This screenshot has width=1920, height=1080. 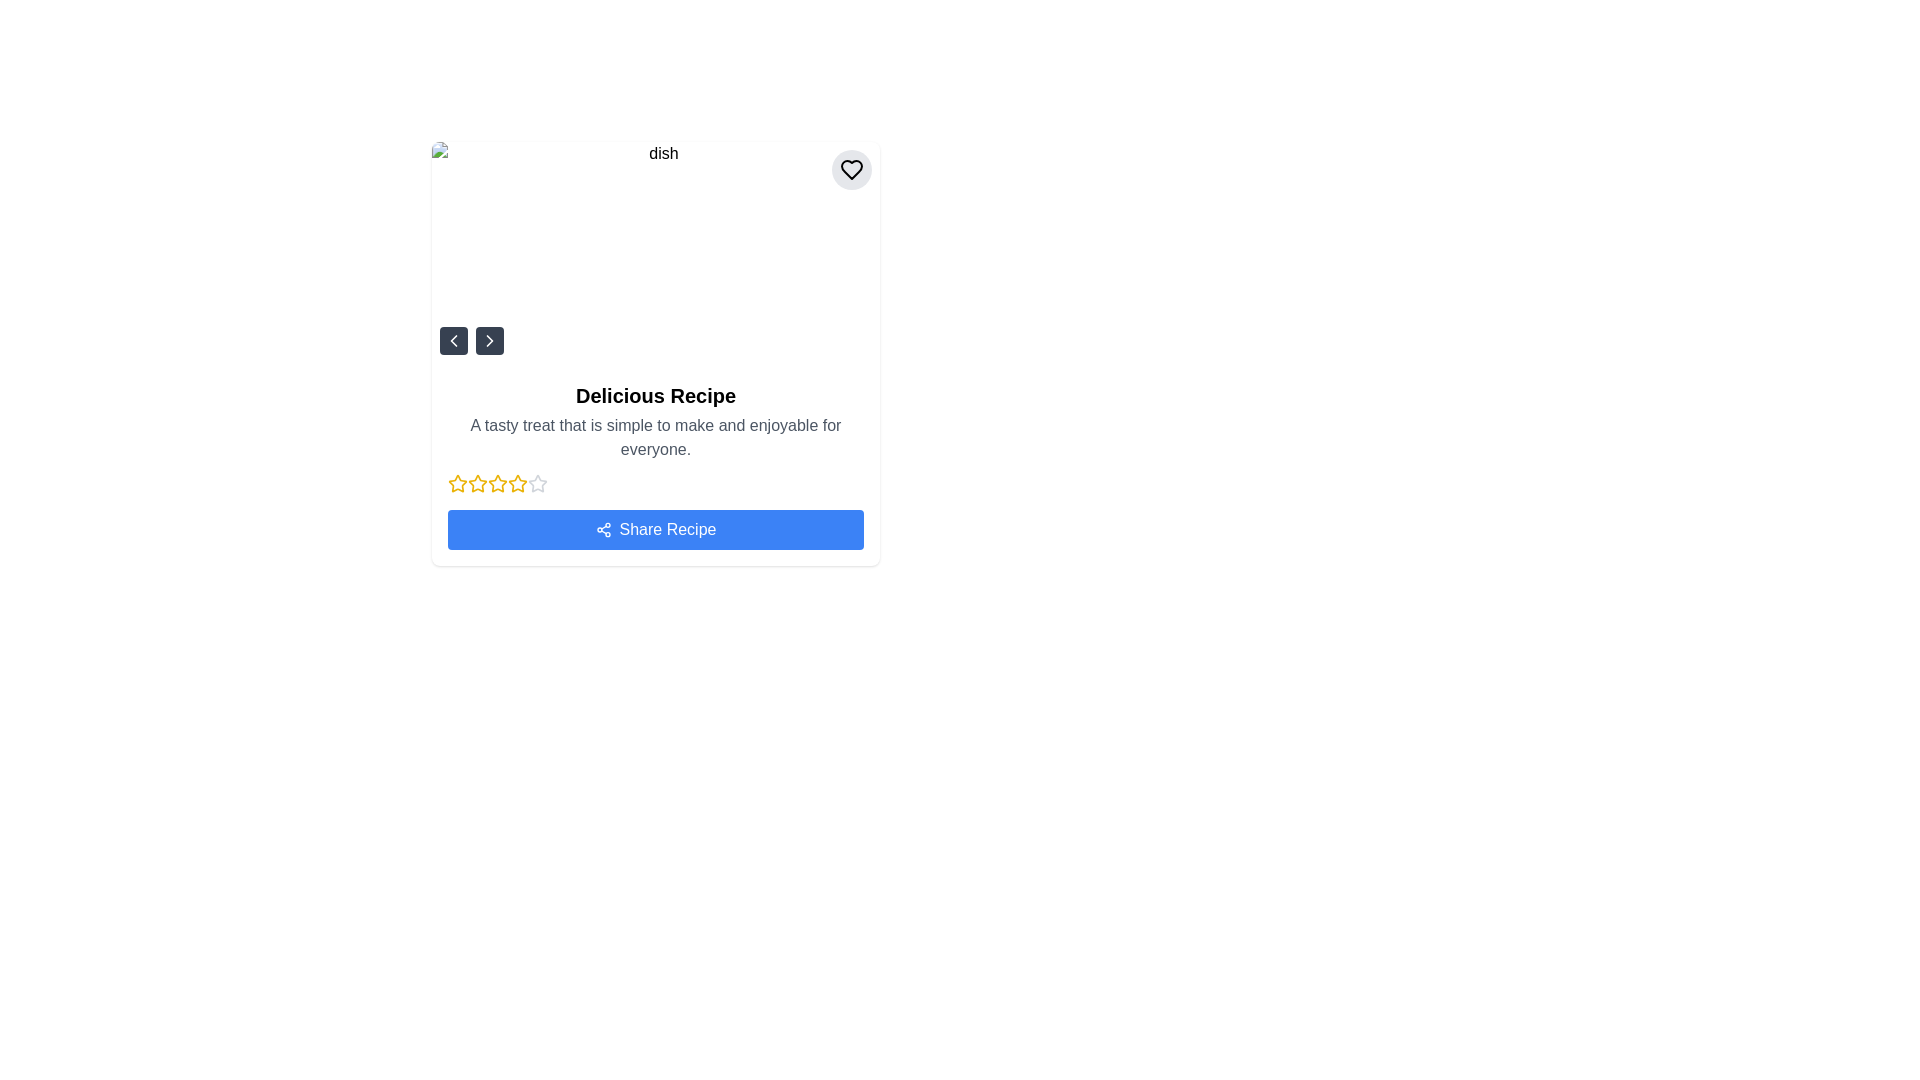 What do you see at coordinates (851, 168) in the screenshot?
I see `the decorative heart icon in the top-right corner of the card interface, which represents a 'like' or 'favorite' function` at bounding box center [851, 168].